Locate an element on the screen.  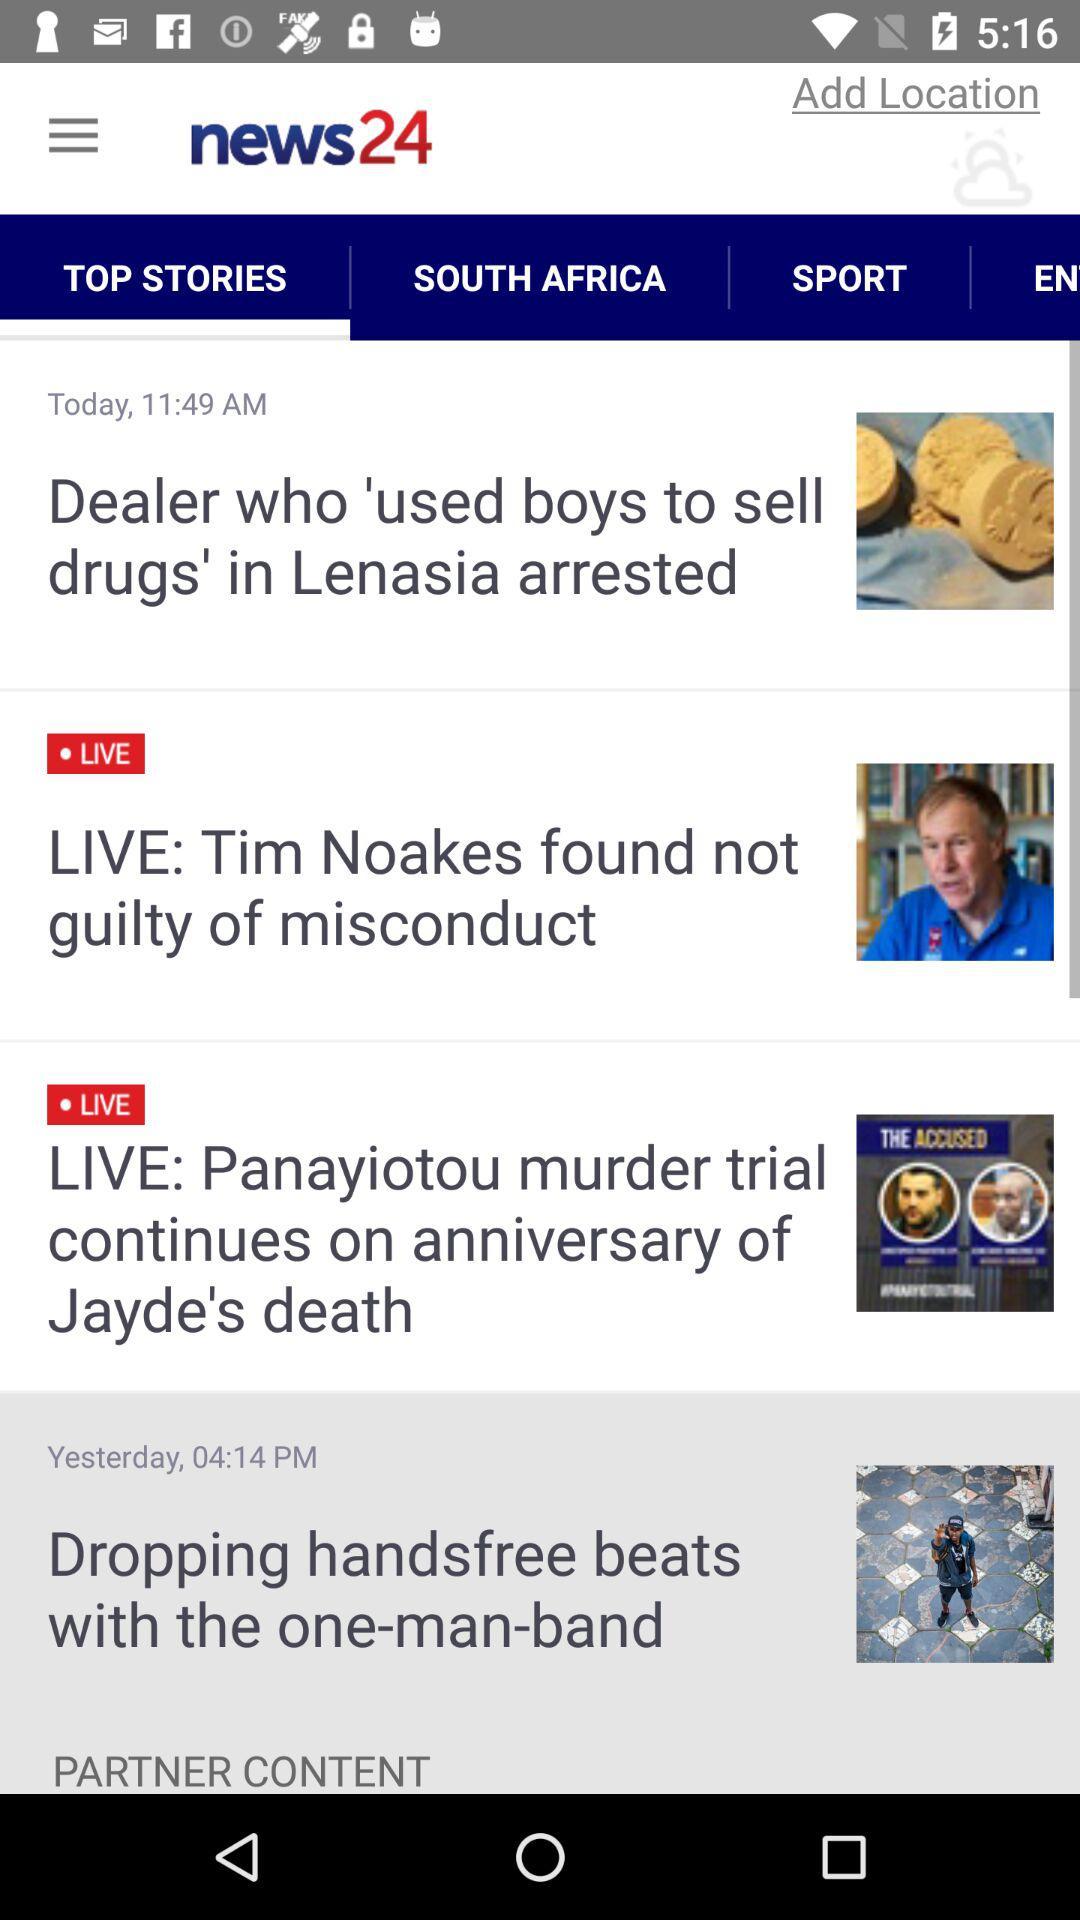
sport icon is located at coordinates (849, 276).